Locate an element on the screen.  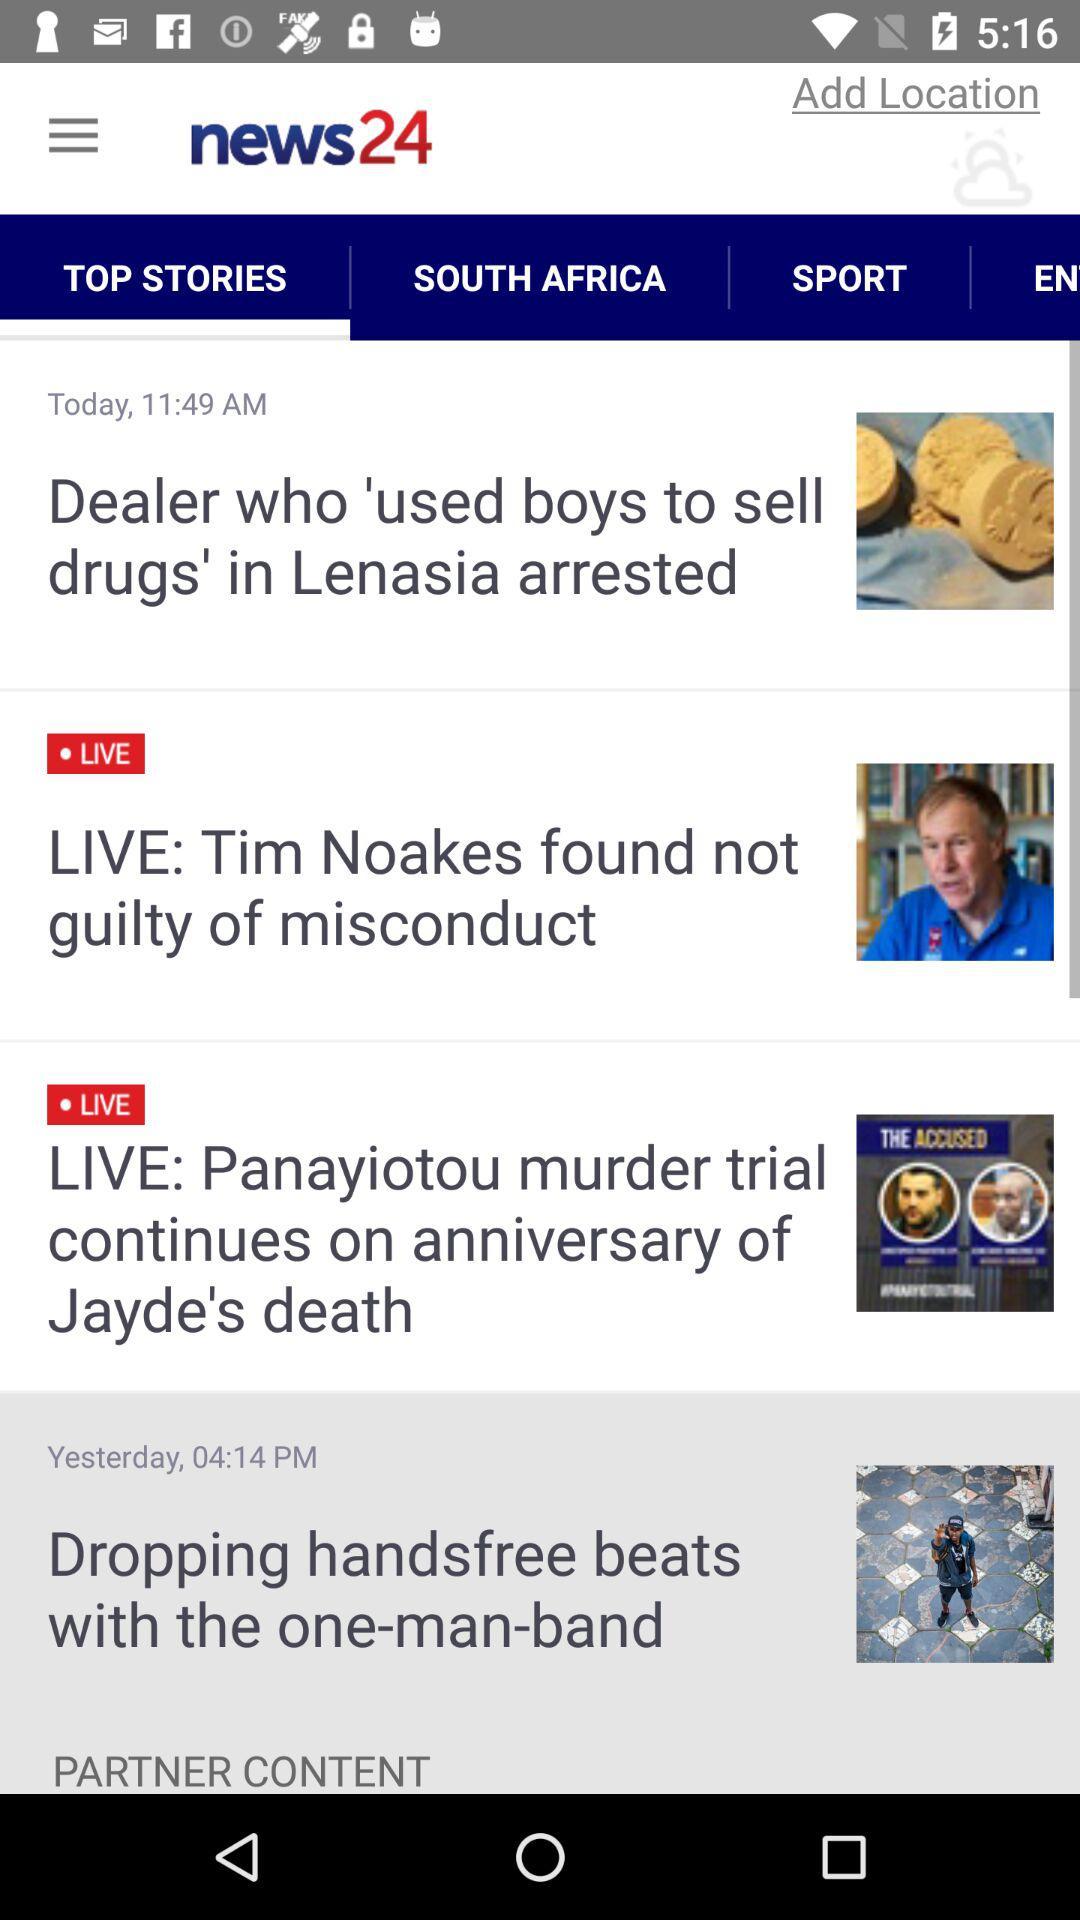
sport icon is located at coordinates (849, 276).